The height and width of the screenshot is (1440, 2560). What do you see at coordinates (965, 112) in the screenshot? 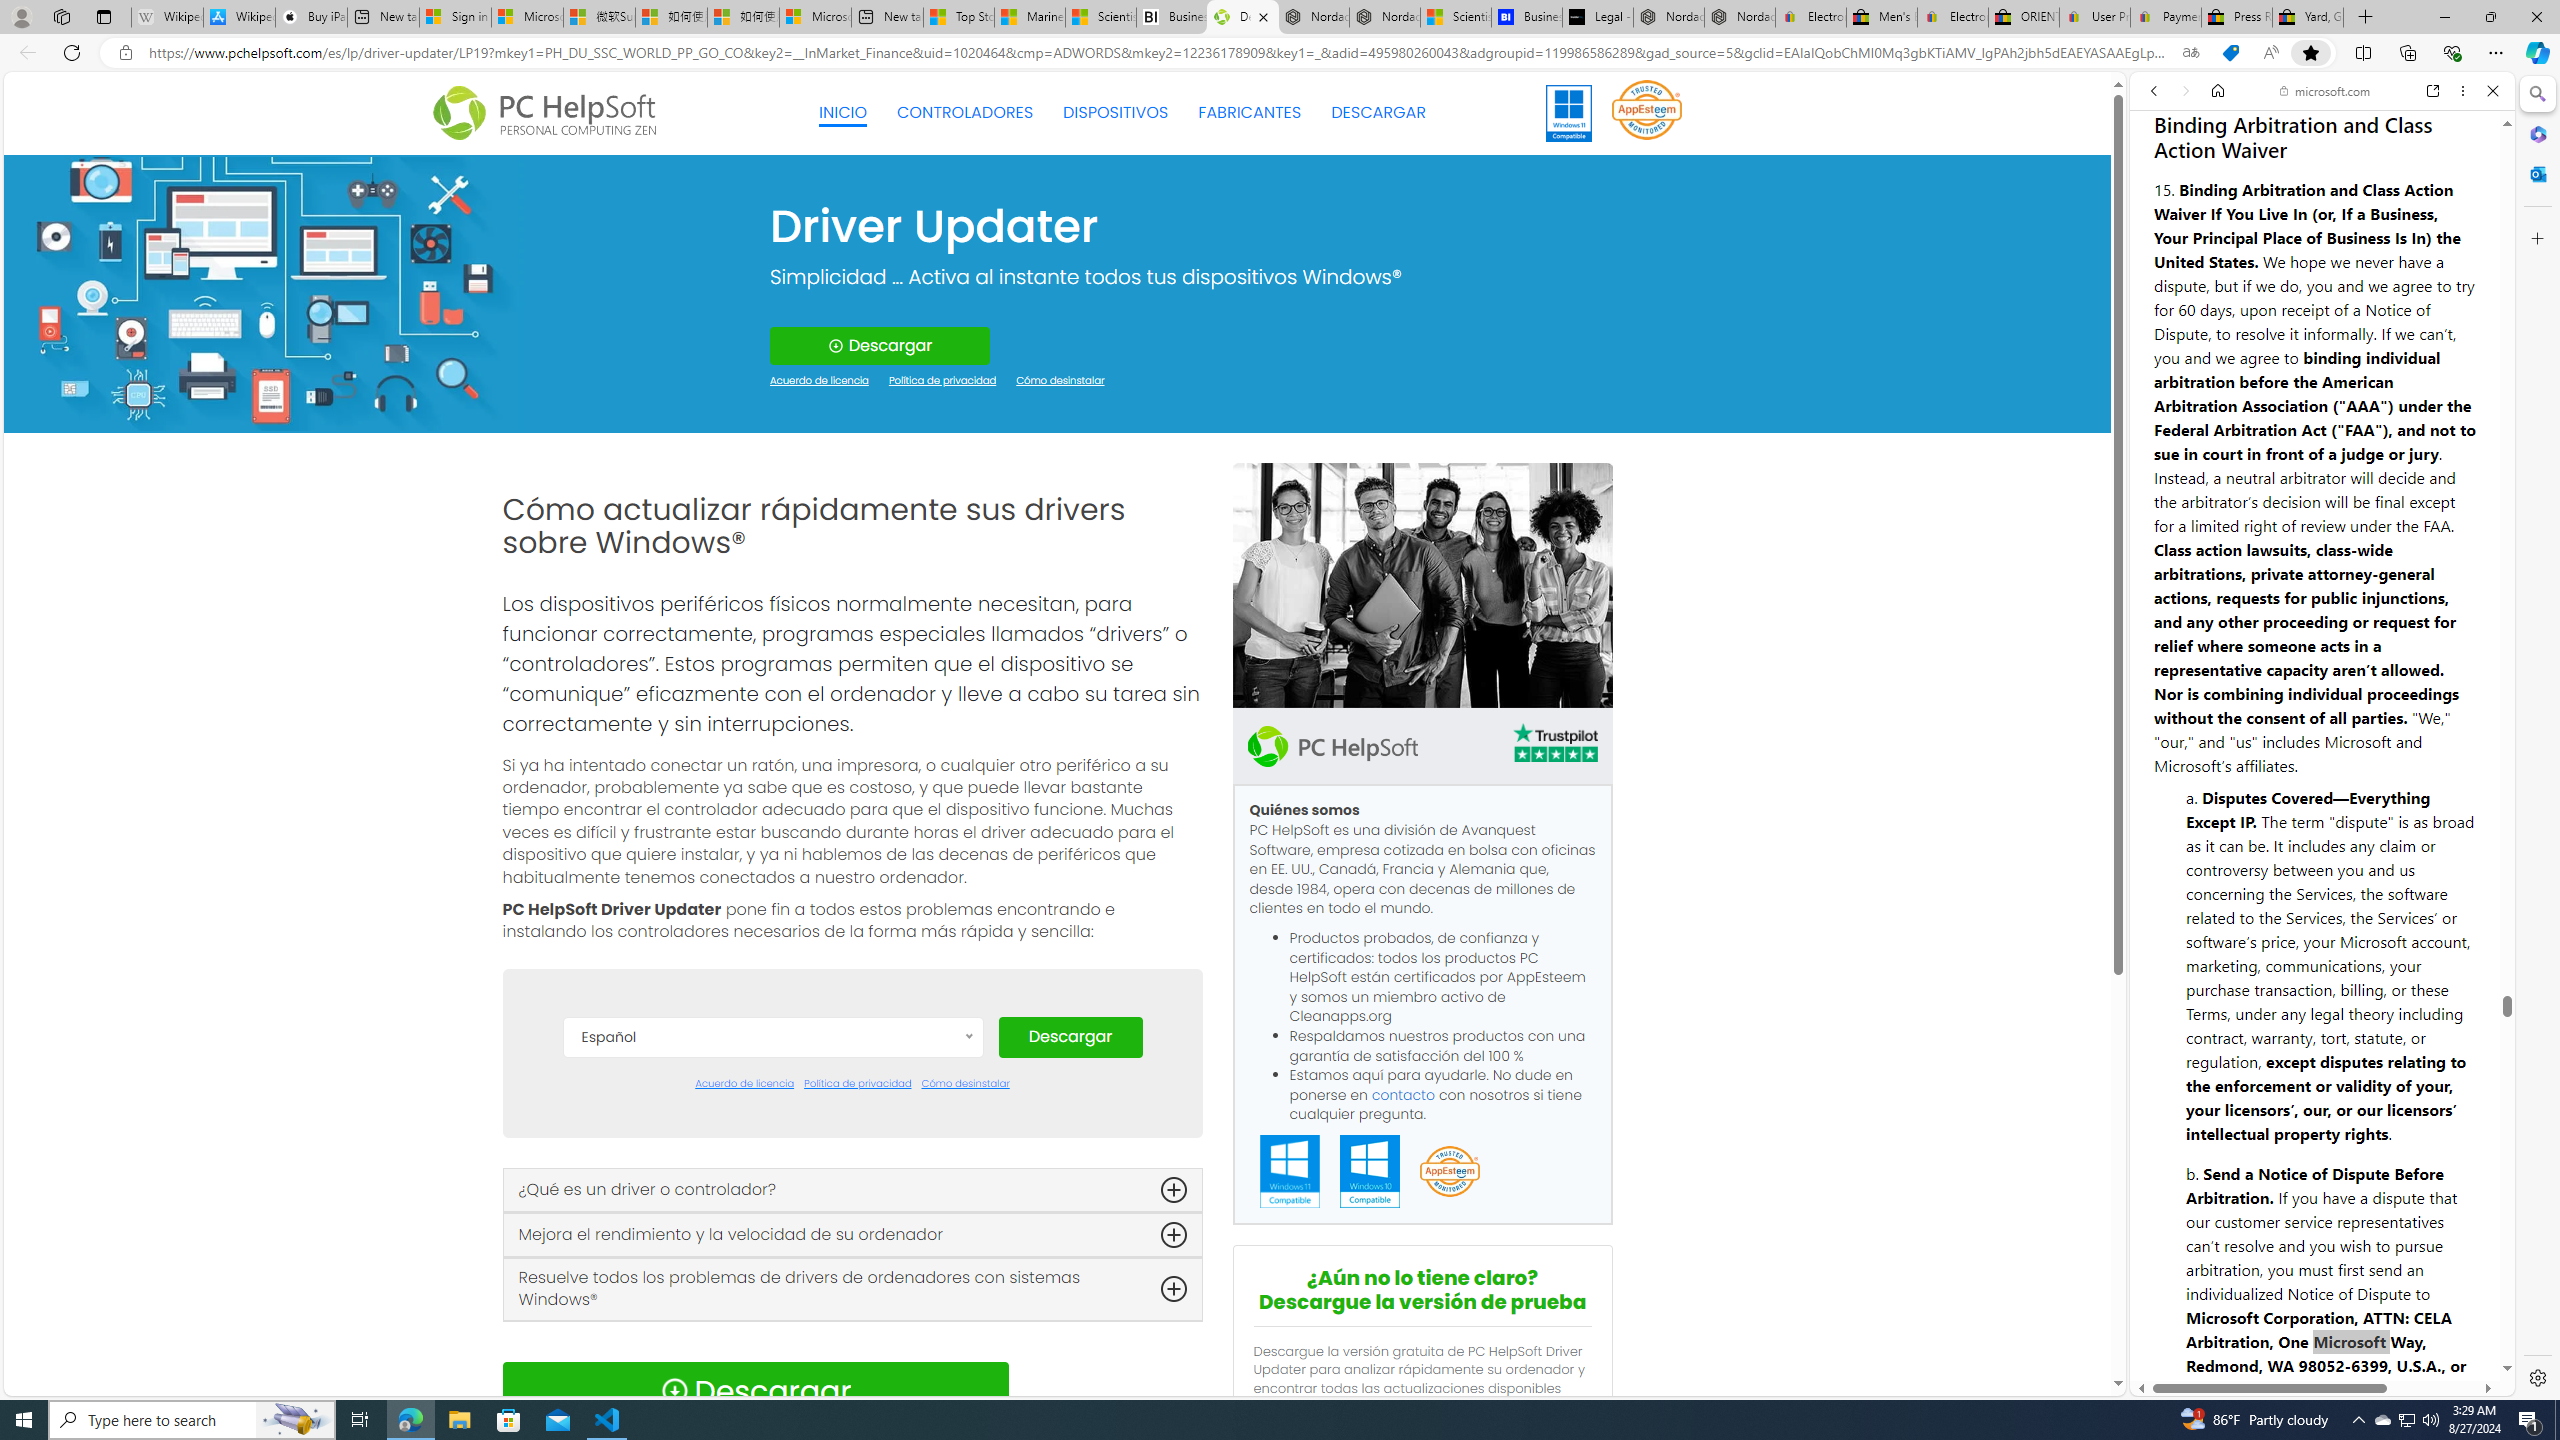
I see `'CONTROLADORES'` at bounding box center [965, 112].